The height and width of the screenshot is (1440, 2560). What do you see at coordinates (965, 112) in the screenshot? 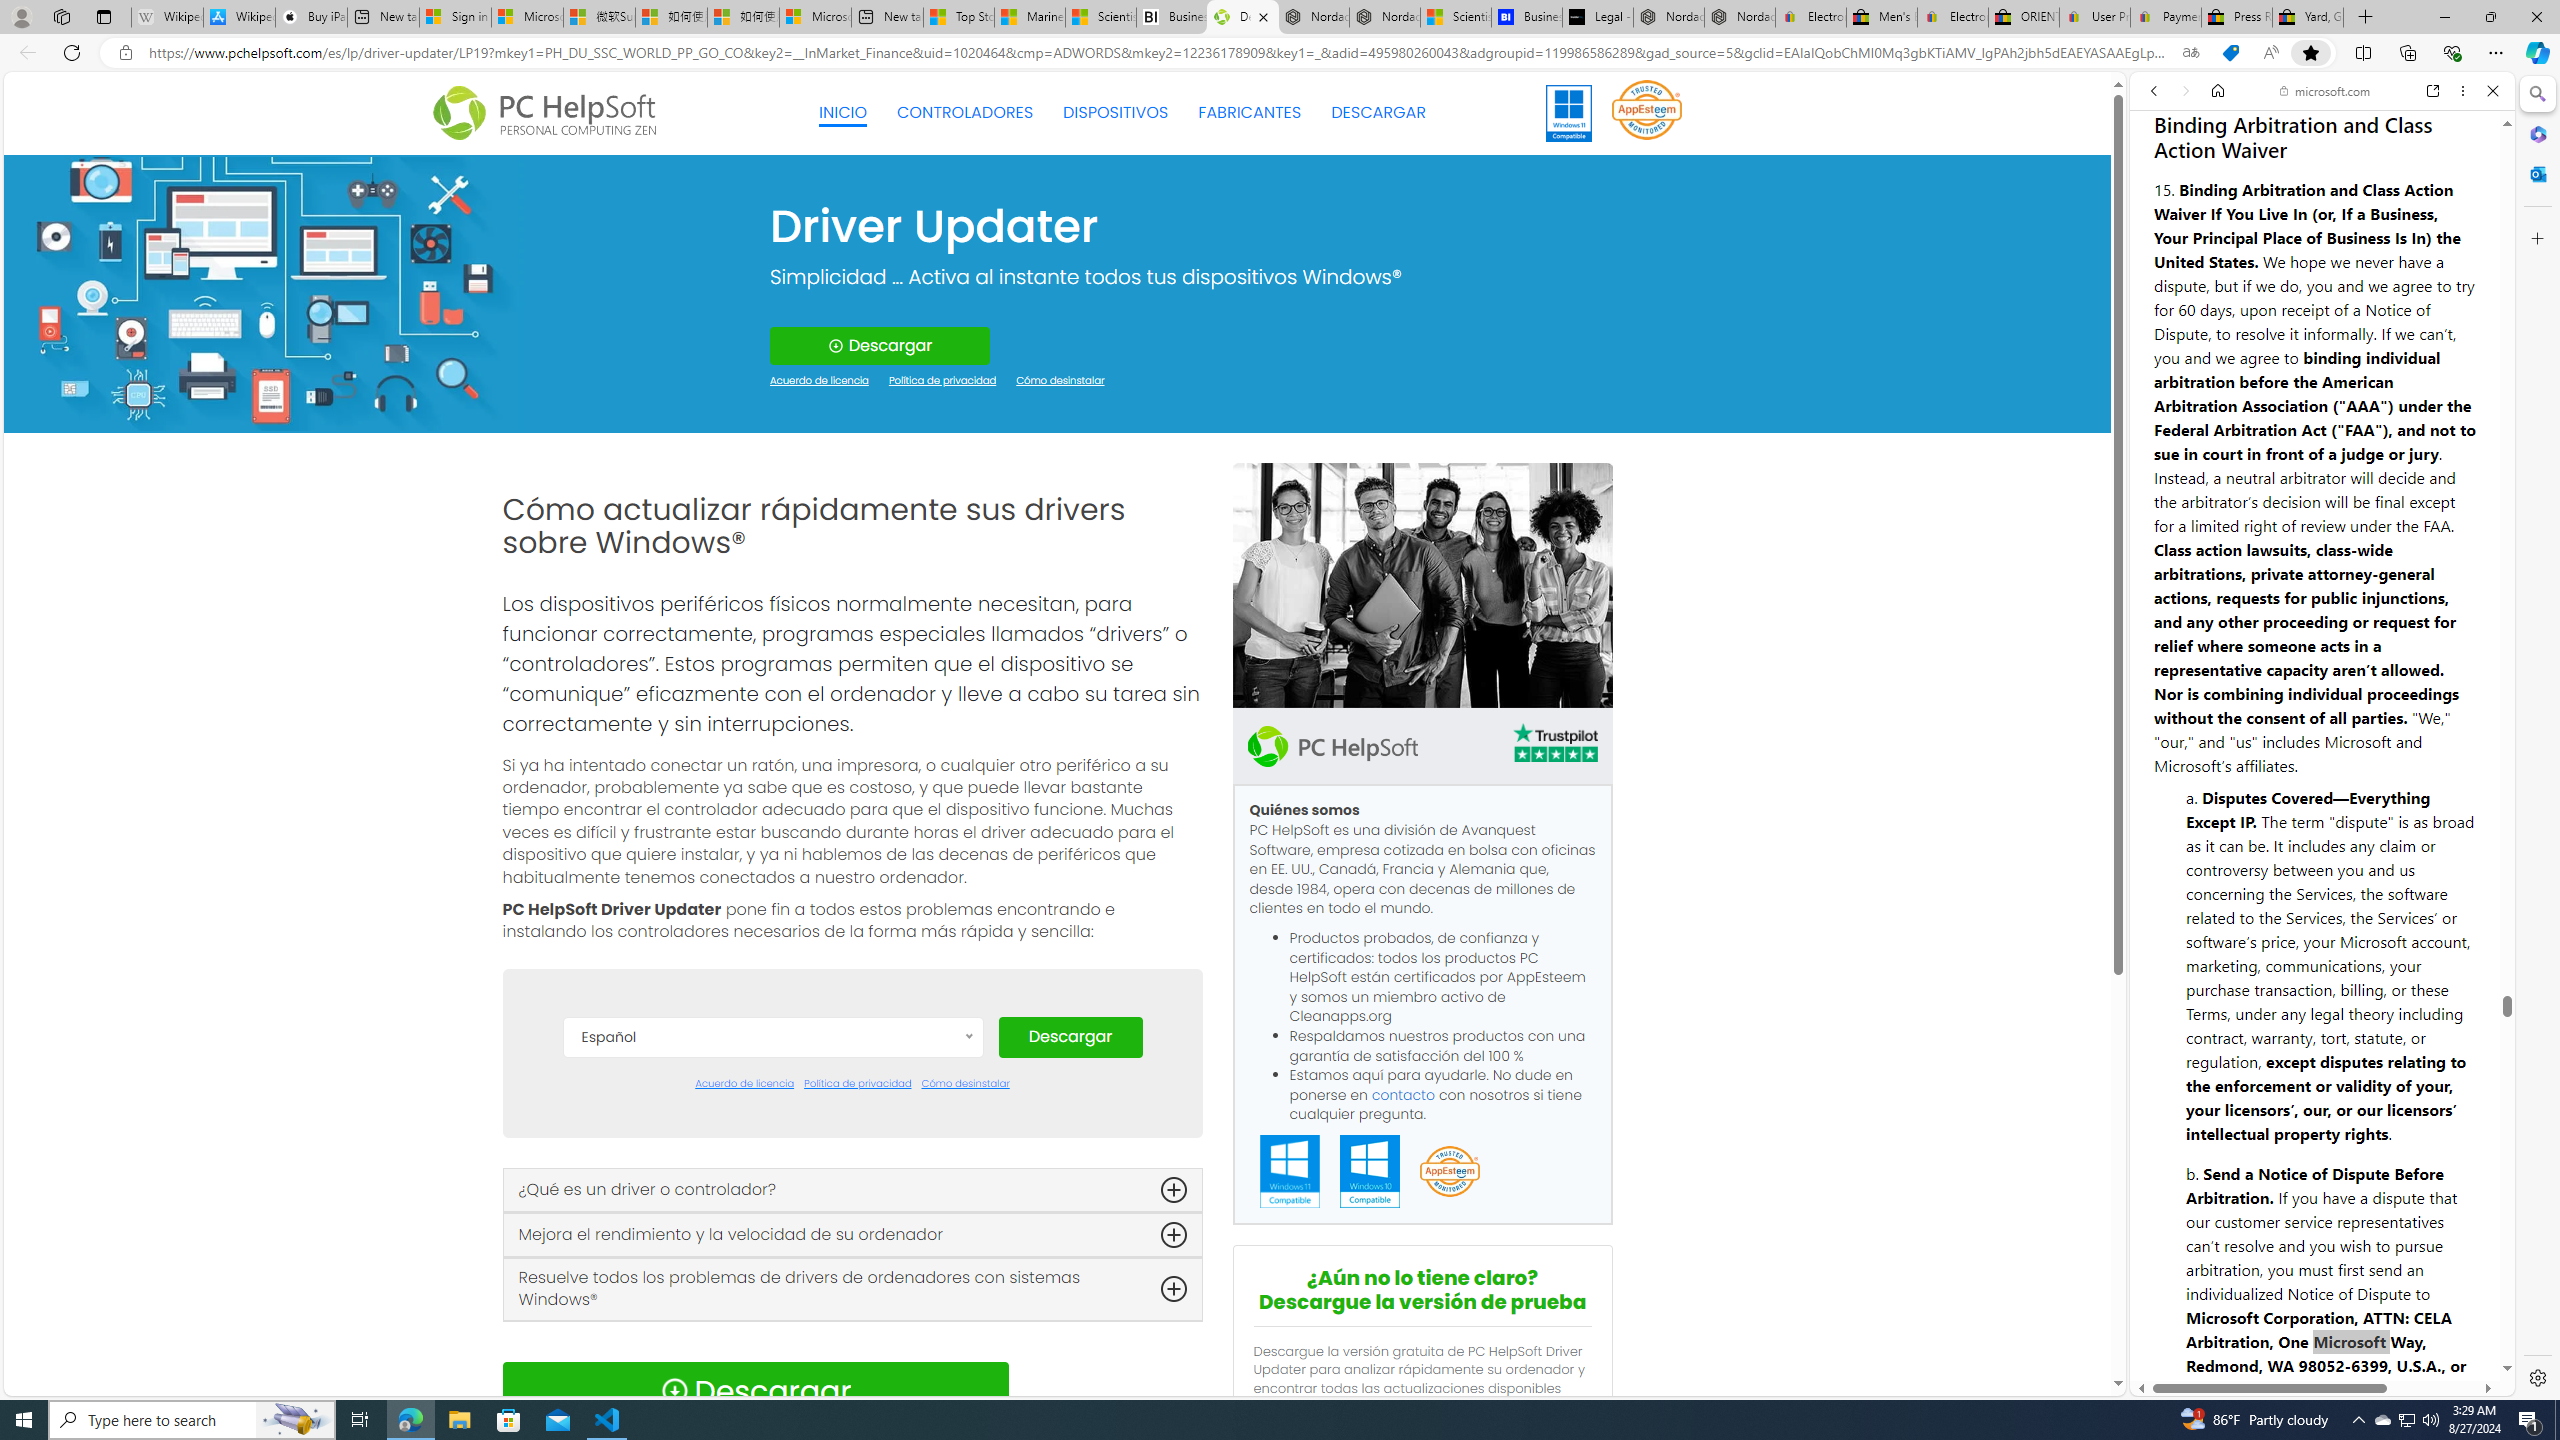
I see `'CONTROLADORES'` at bounding box center [965, 112].